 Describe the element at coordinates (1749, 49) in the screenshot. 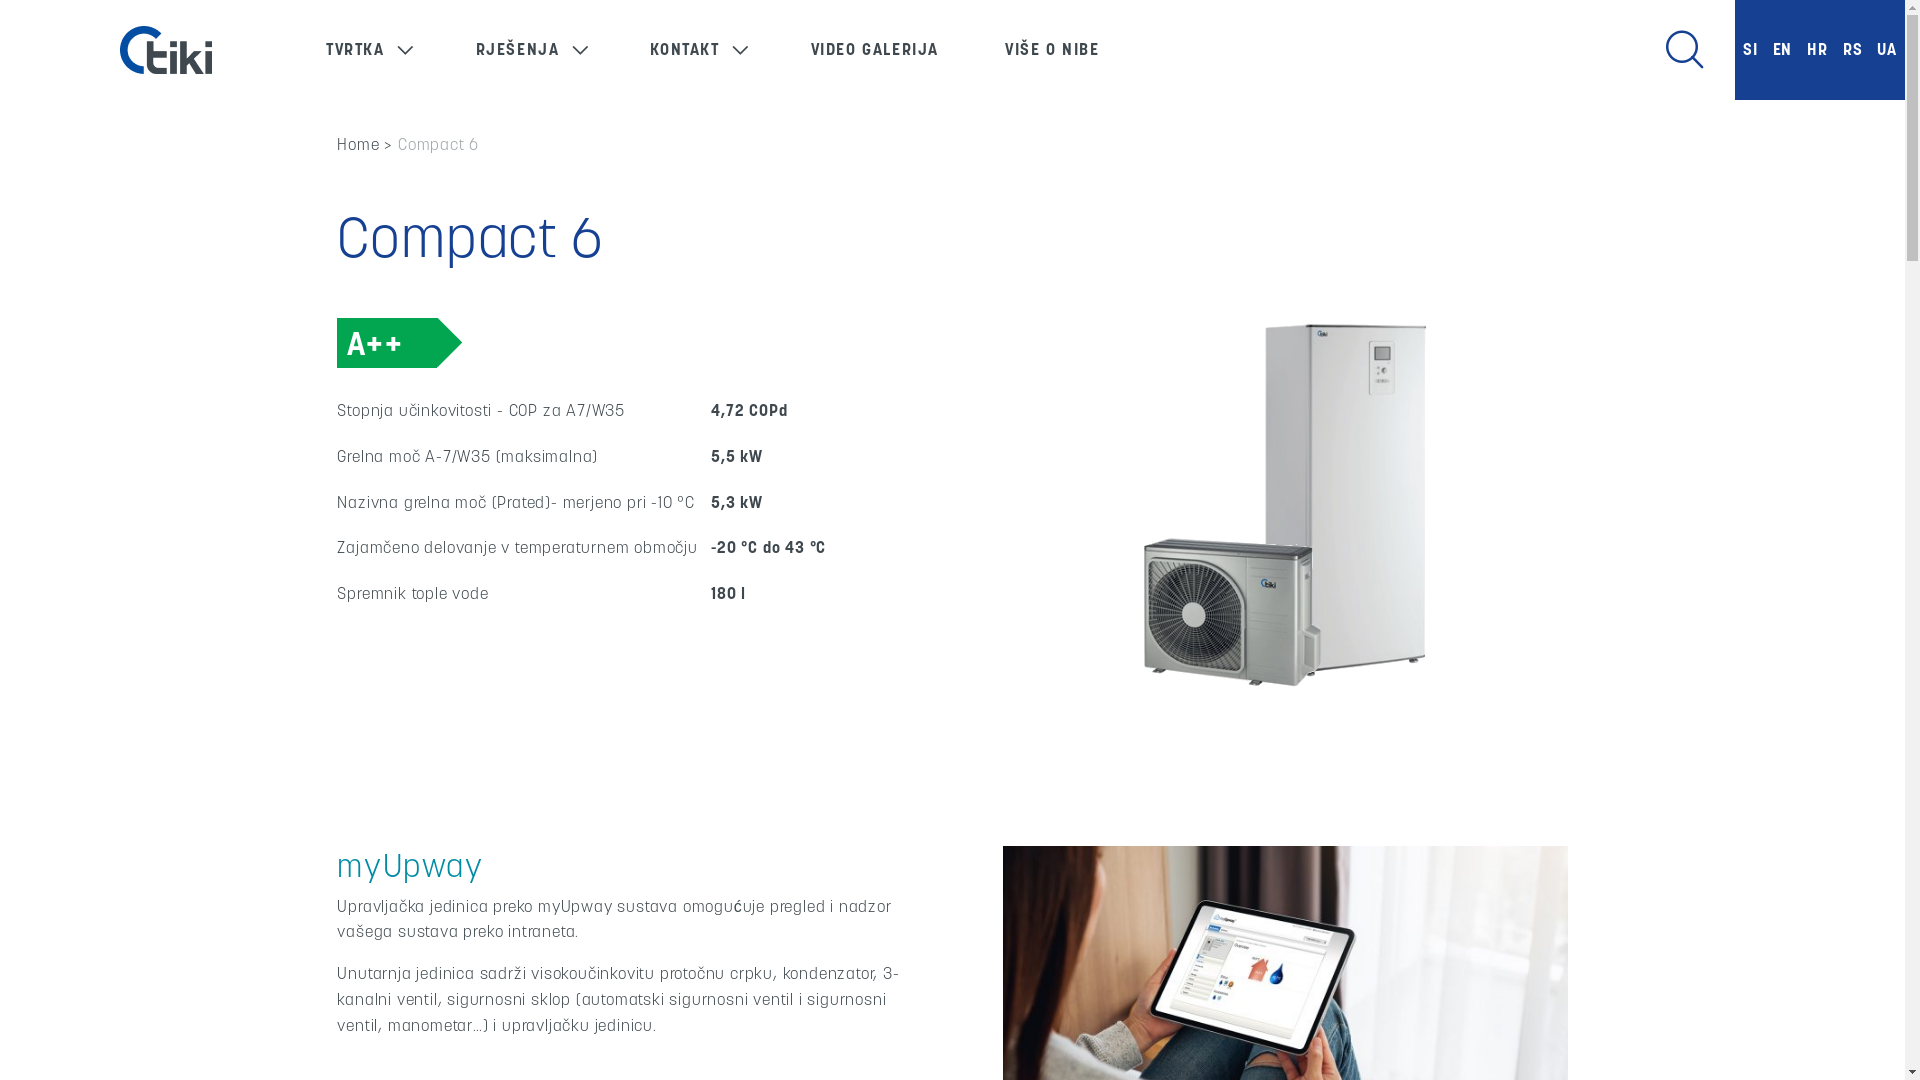

I see `'SI'` at that location.